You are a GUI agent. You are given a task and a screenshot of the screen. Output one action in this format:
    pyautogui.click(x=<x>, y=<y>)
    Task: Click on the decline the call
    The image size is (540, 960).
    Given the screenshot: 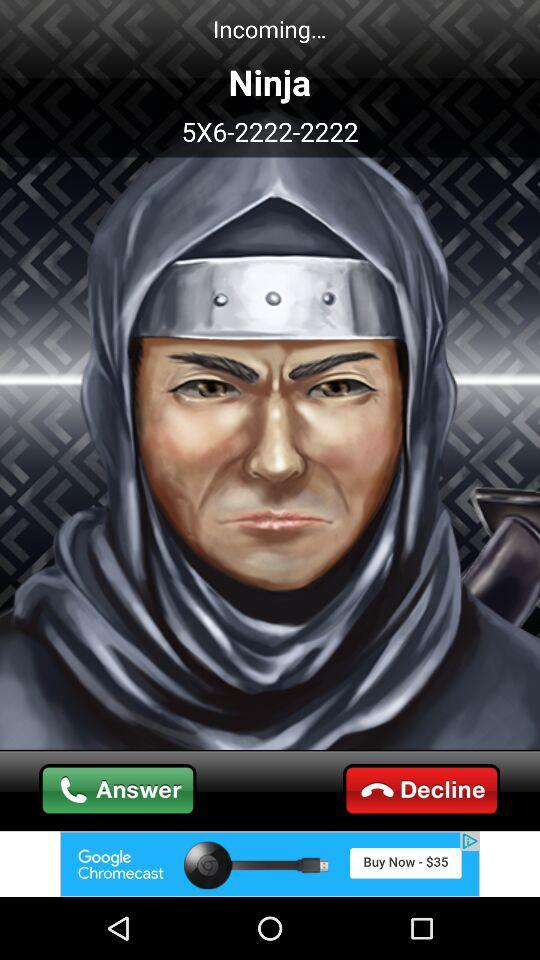 What is the action you would take?
    pyautogui.click(x=420, y=790)
    